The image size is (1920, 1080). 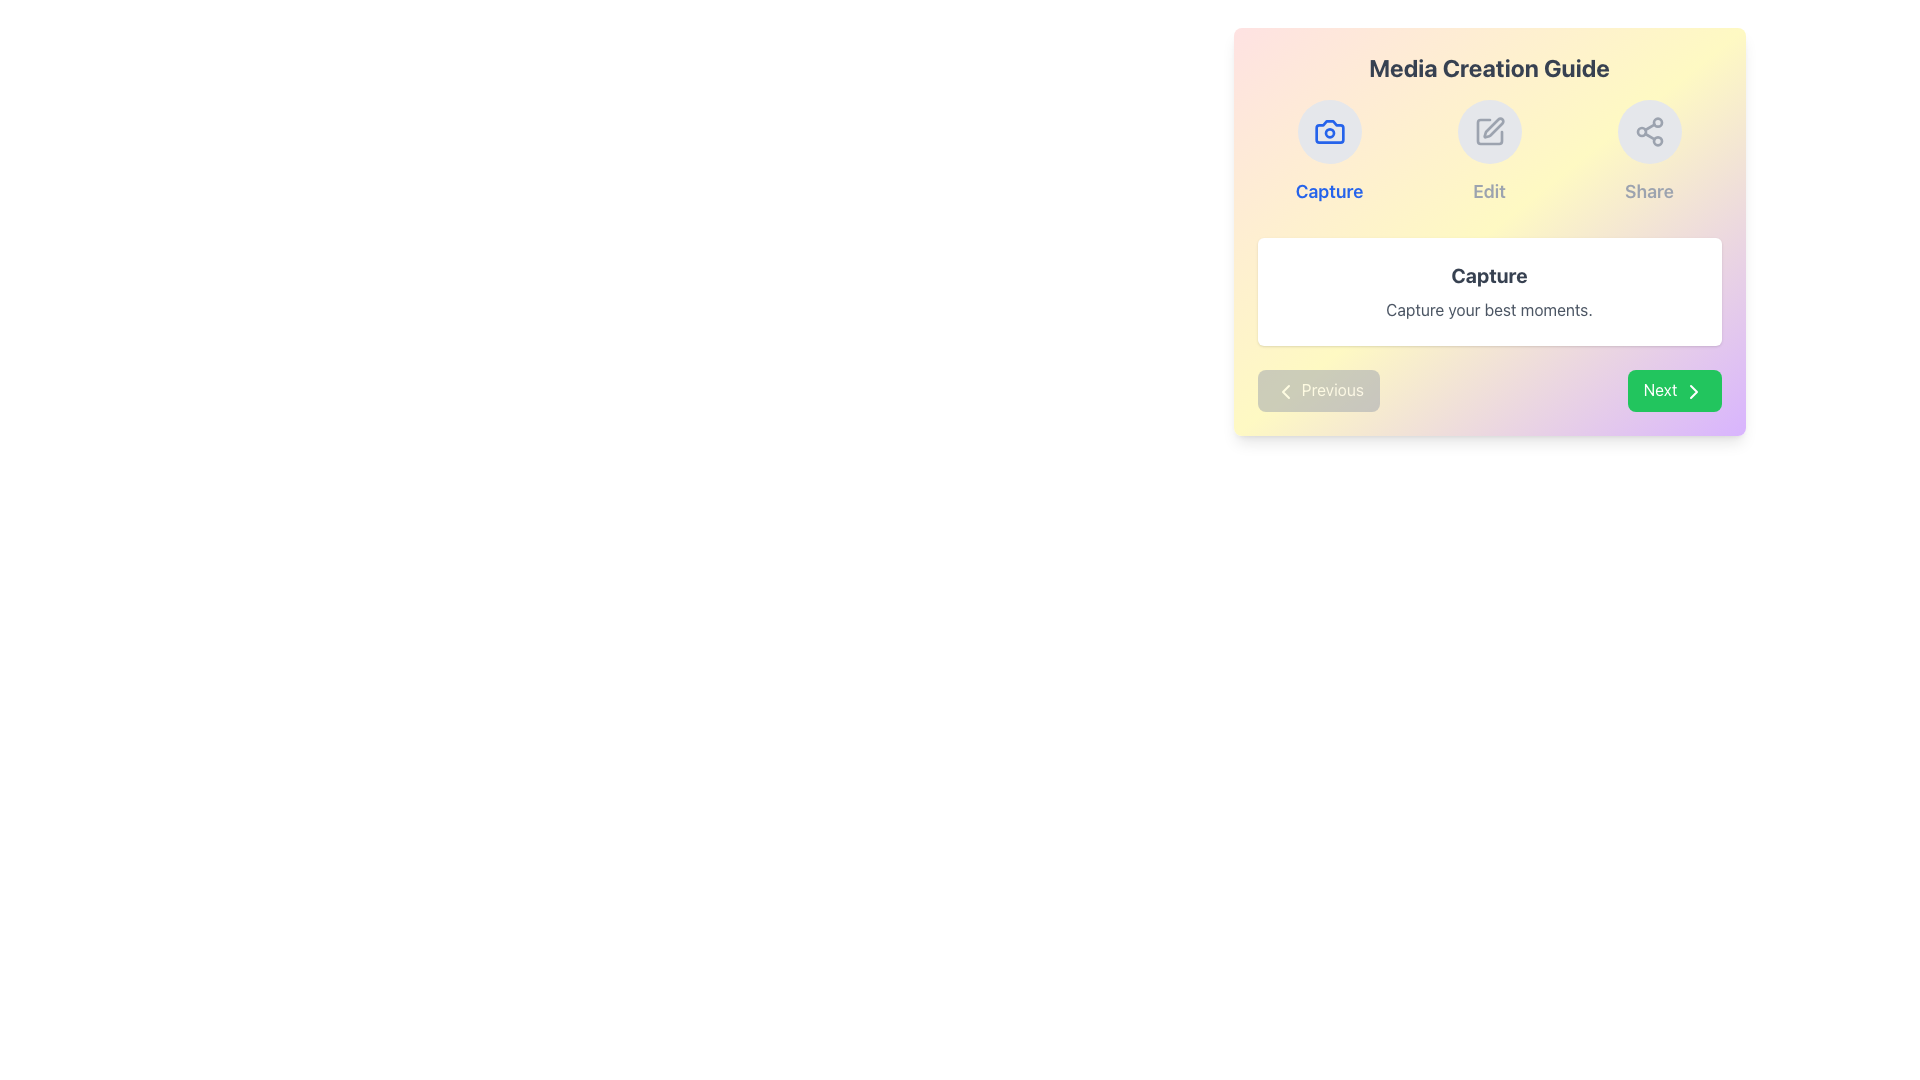 What do you see at coordinates (1489, 131) in the screenshot?
I see `the circular gray button with a pencil icon located in the 'Edit' section of the 'Media Creation Guide' panel` at bounding box center [1489, 131].